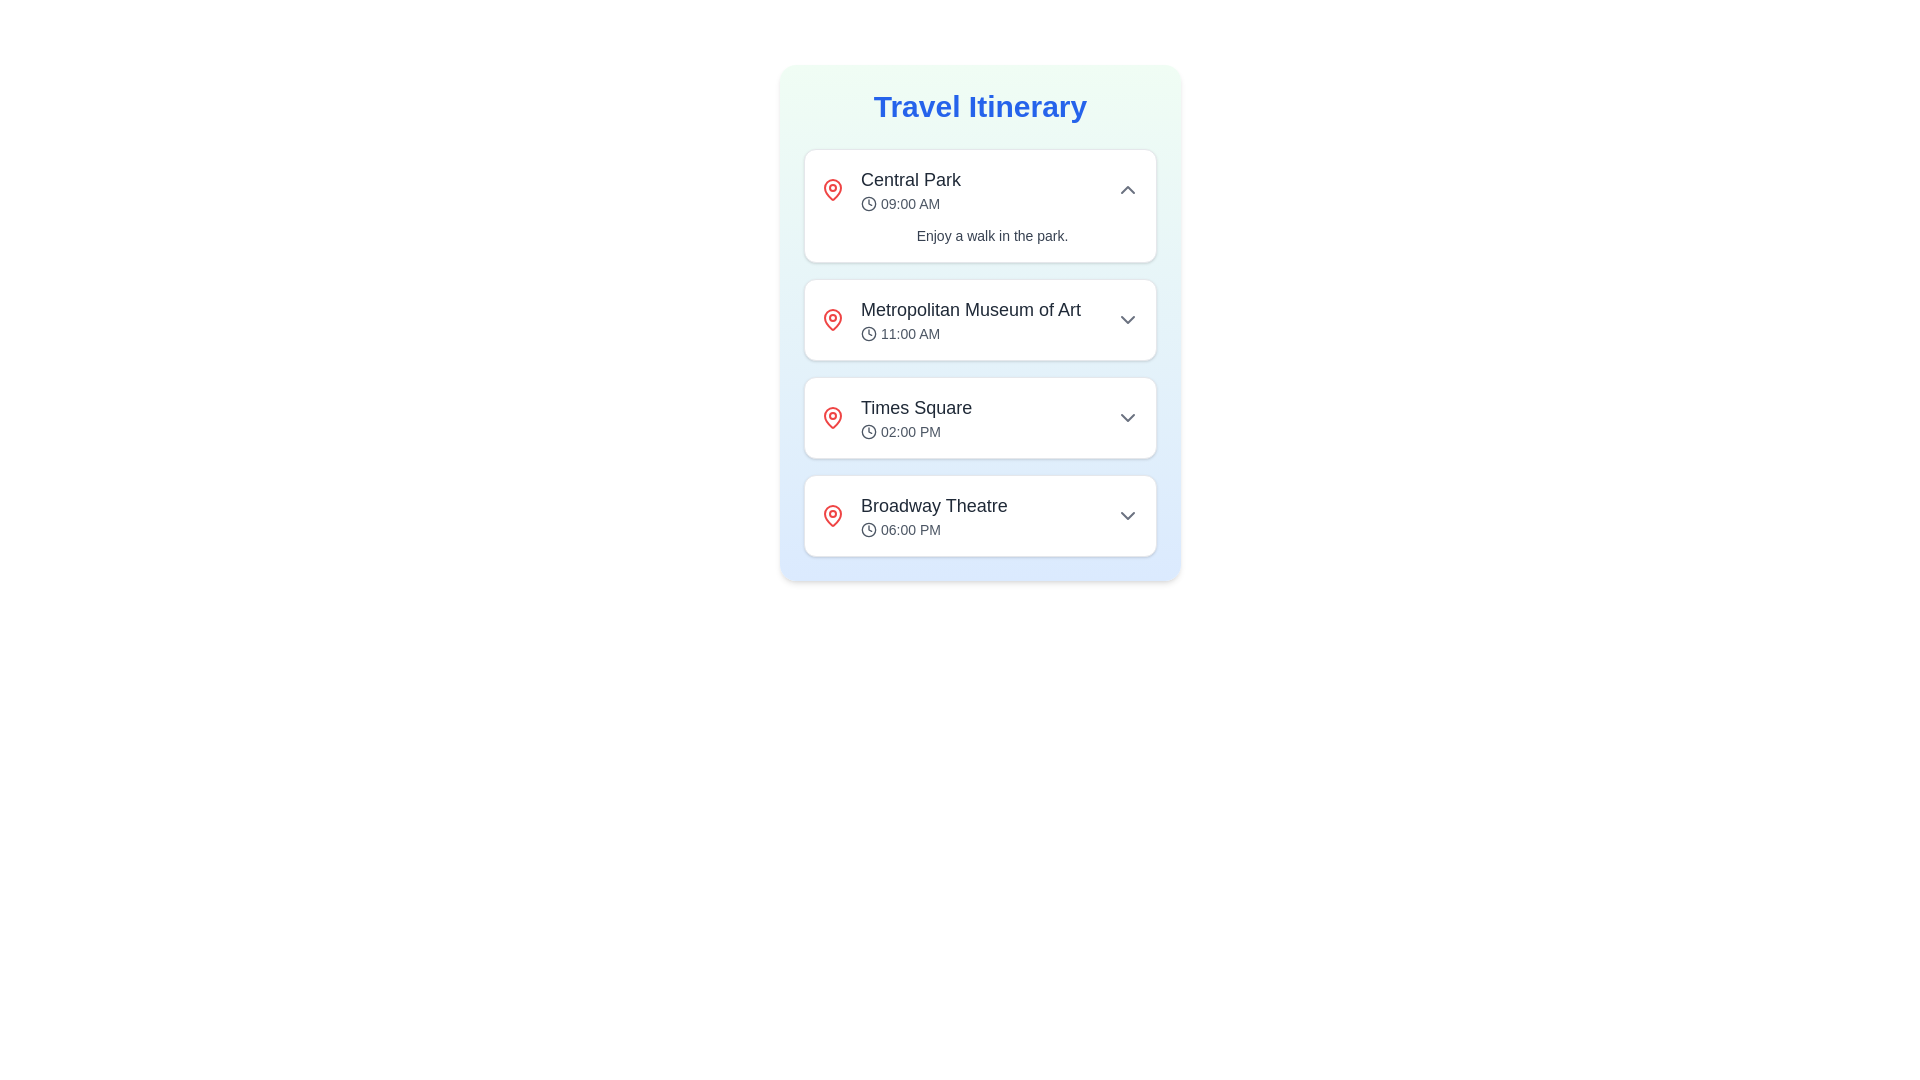  I want to click on the chevron-shaped upward arrow icon located to the right of the text 'Central Park 09:00 AM' in the itinerary list, so click(1128, 189).